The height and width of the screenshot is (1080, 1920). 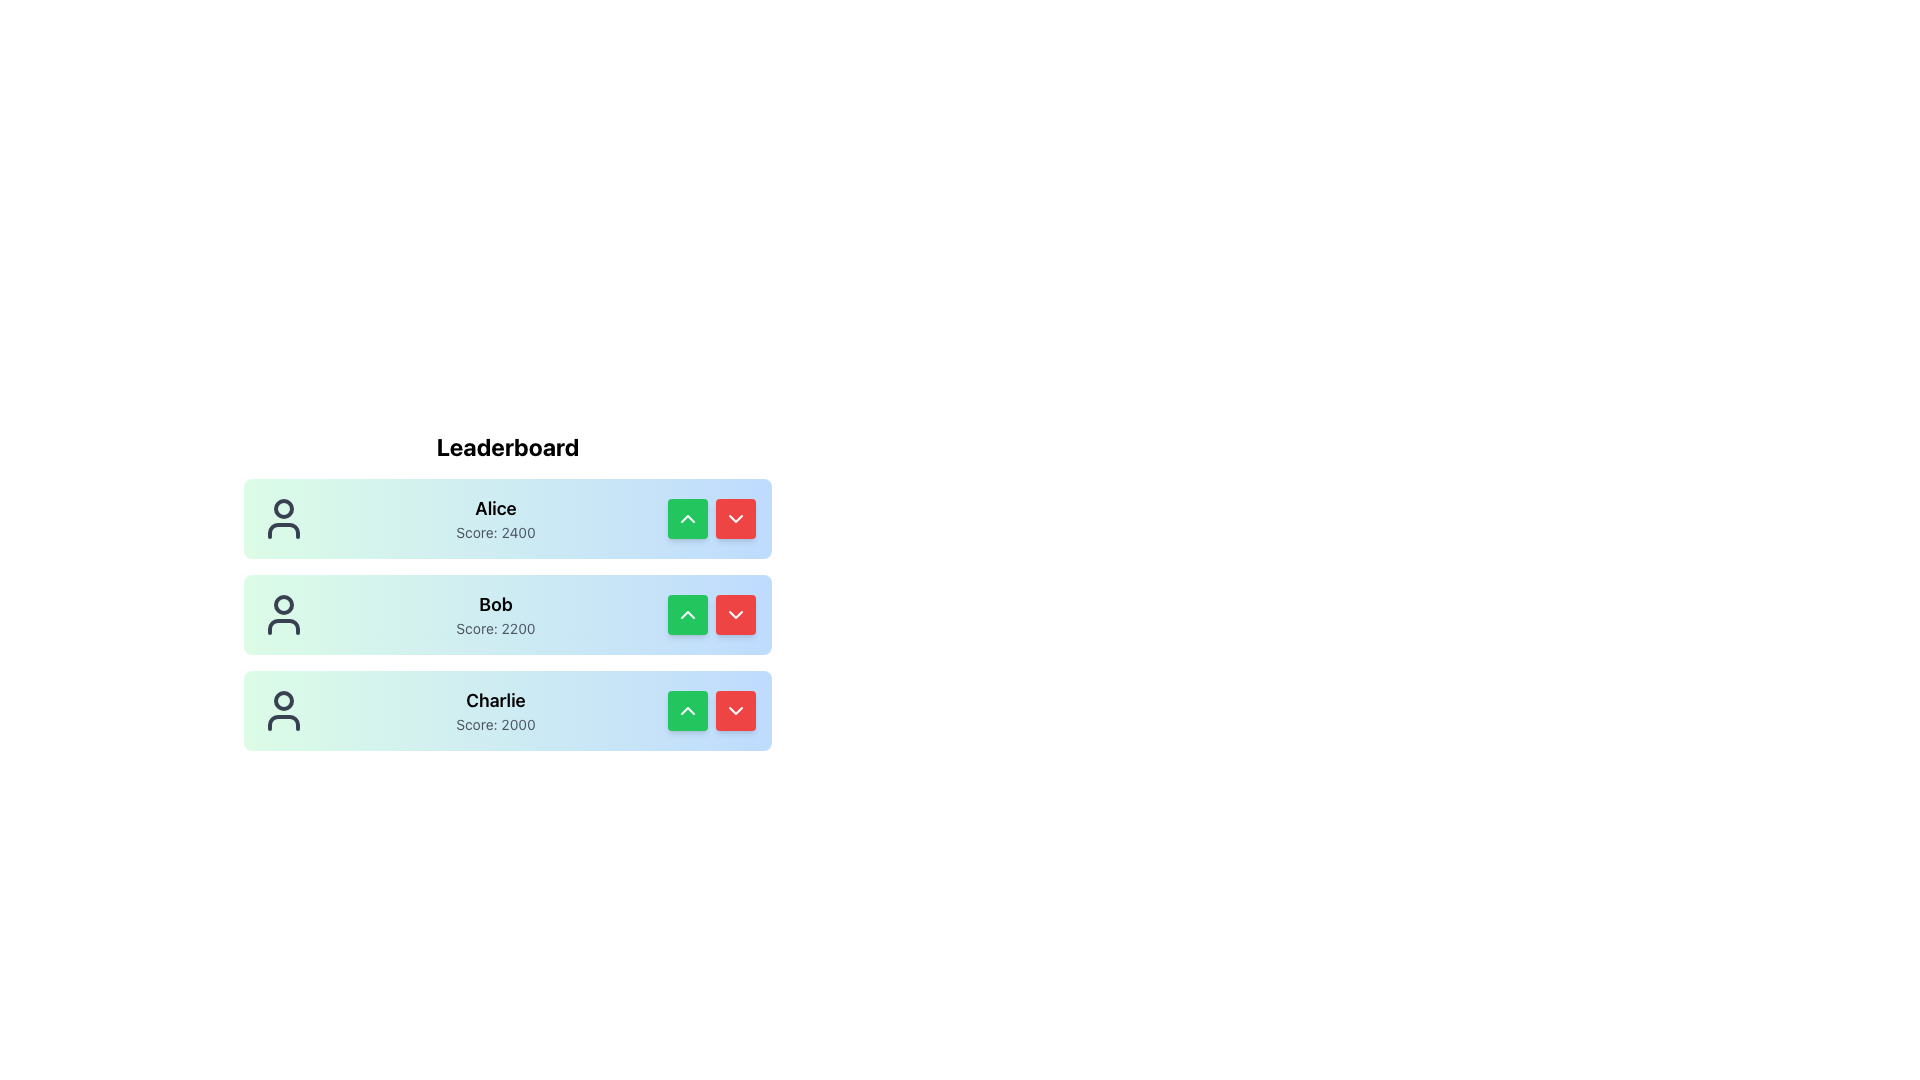 What do you see at coordinates (282, 508) in the screenshot?
I see `the decorative SVG Circle located at the top-center of the user icon for 'Alice' on the leaderboard card` at bounding box center [282, 508].